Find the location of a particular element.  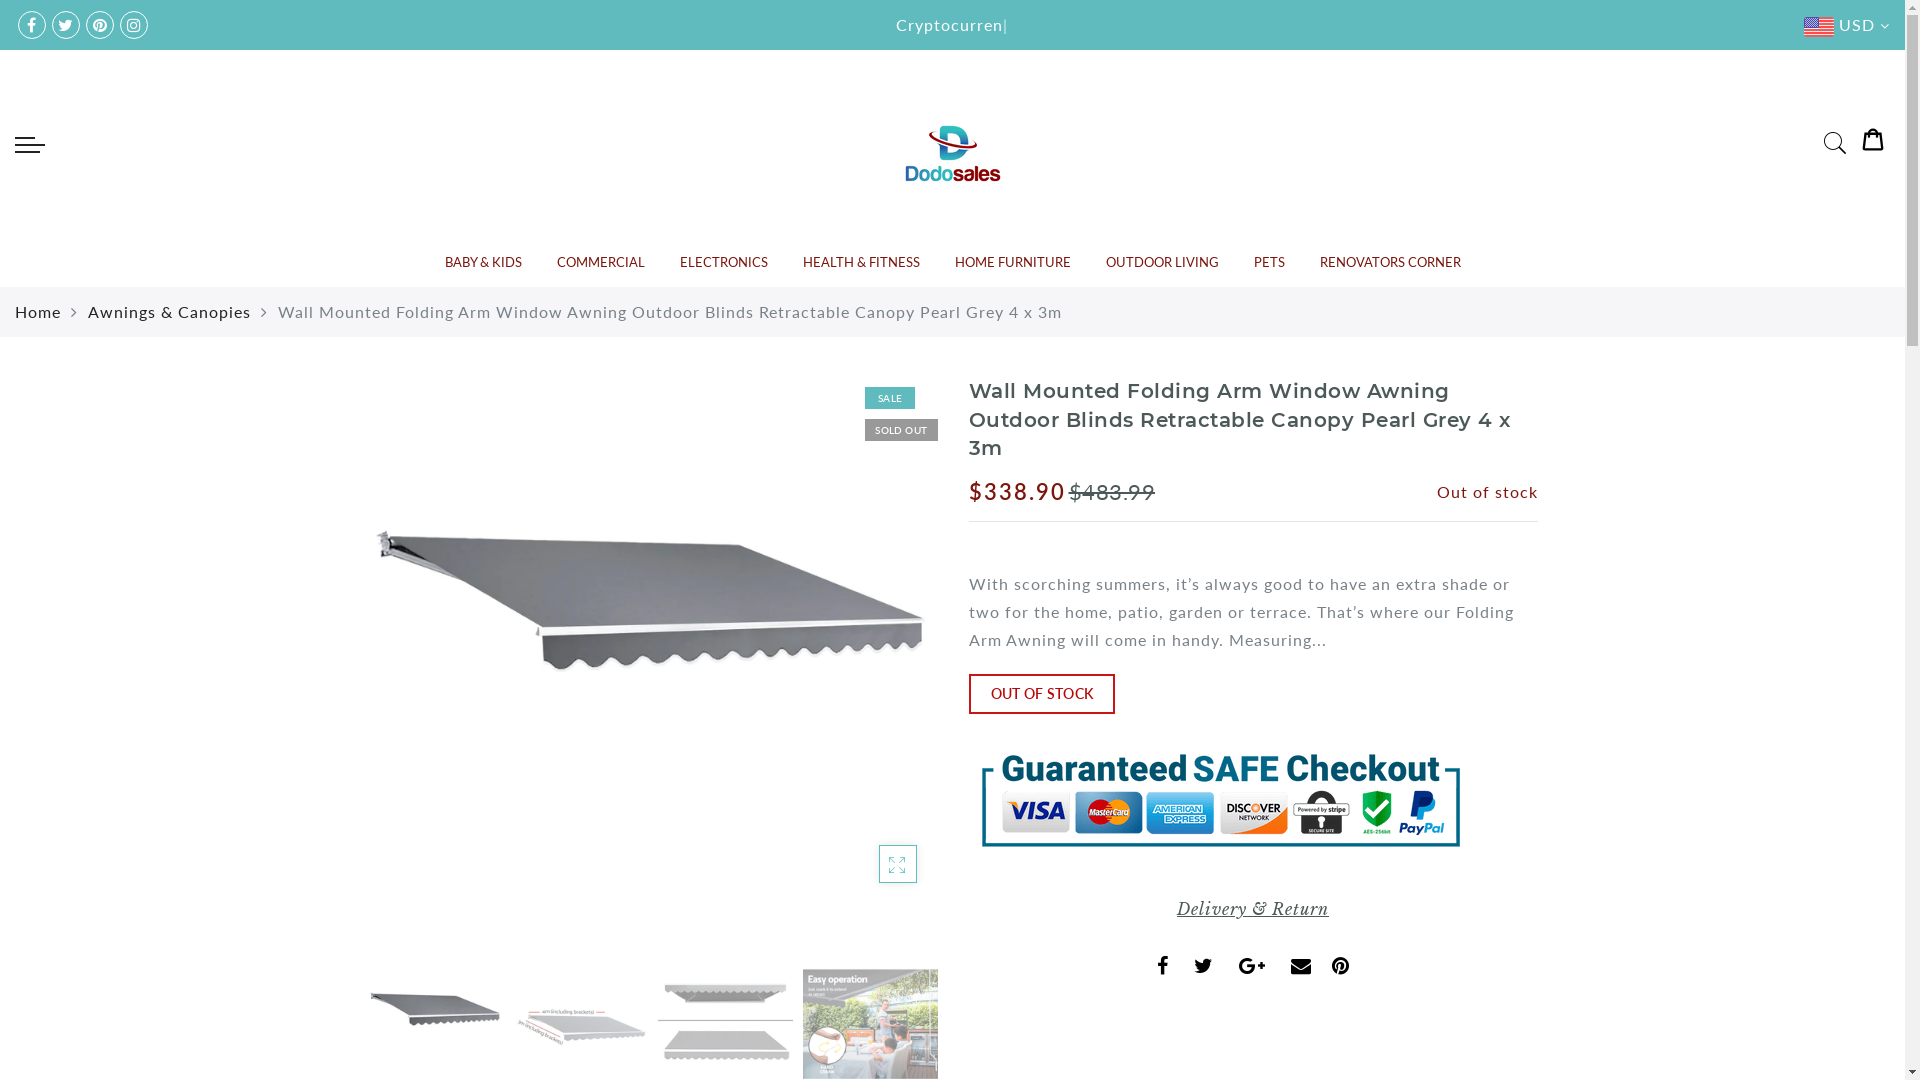

'OUTDOOR LIVING' is located at coordinates (1162, 261).